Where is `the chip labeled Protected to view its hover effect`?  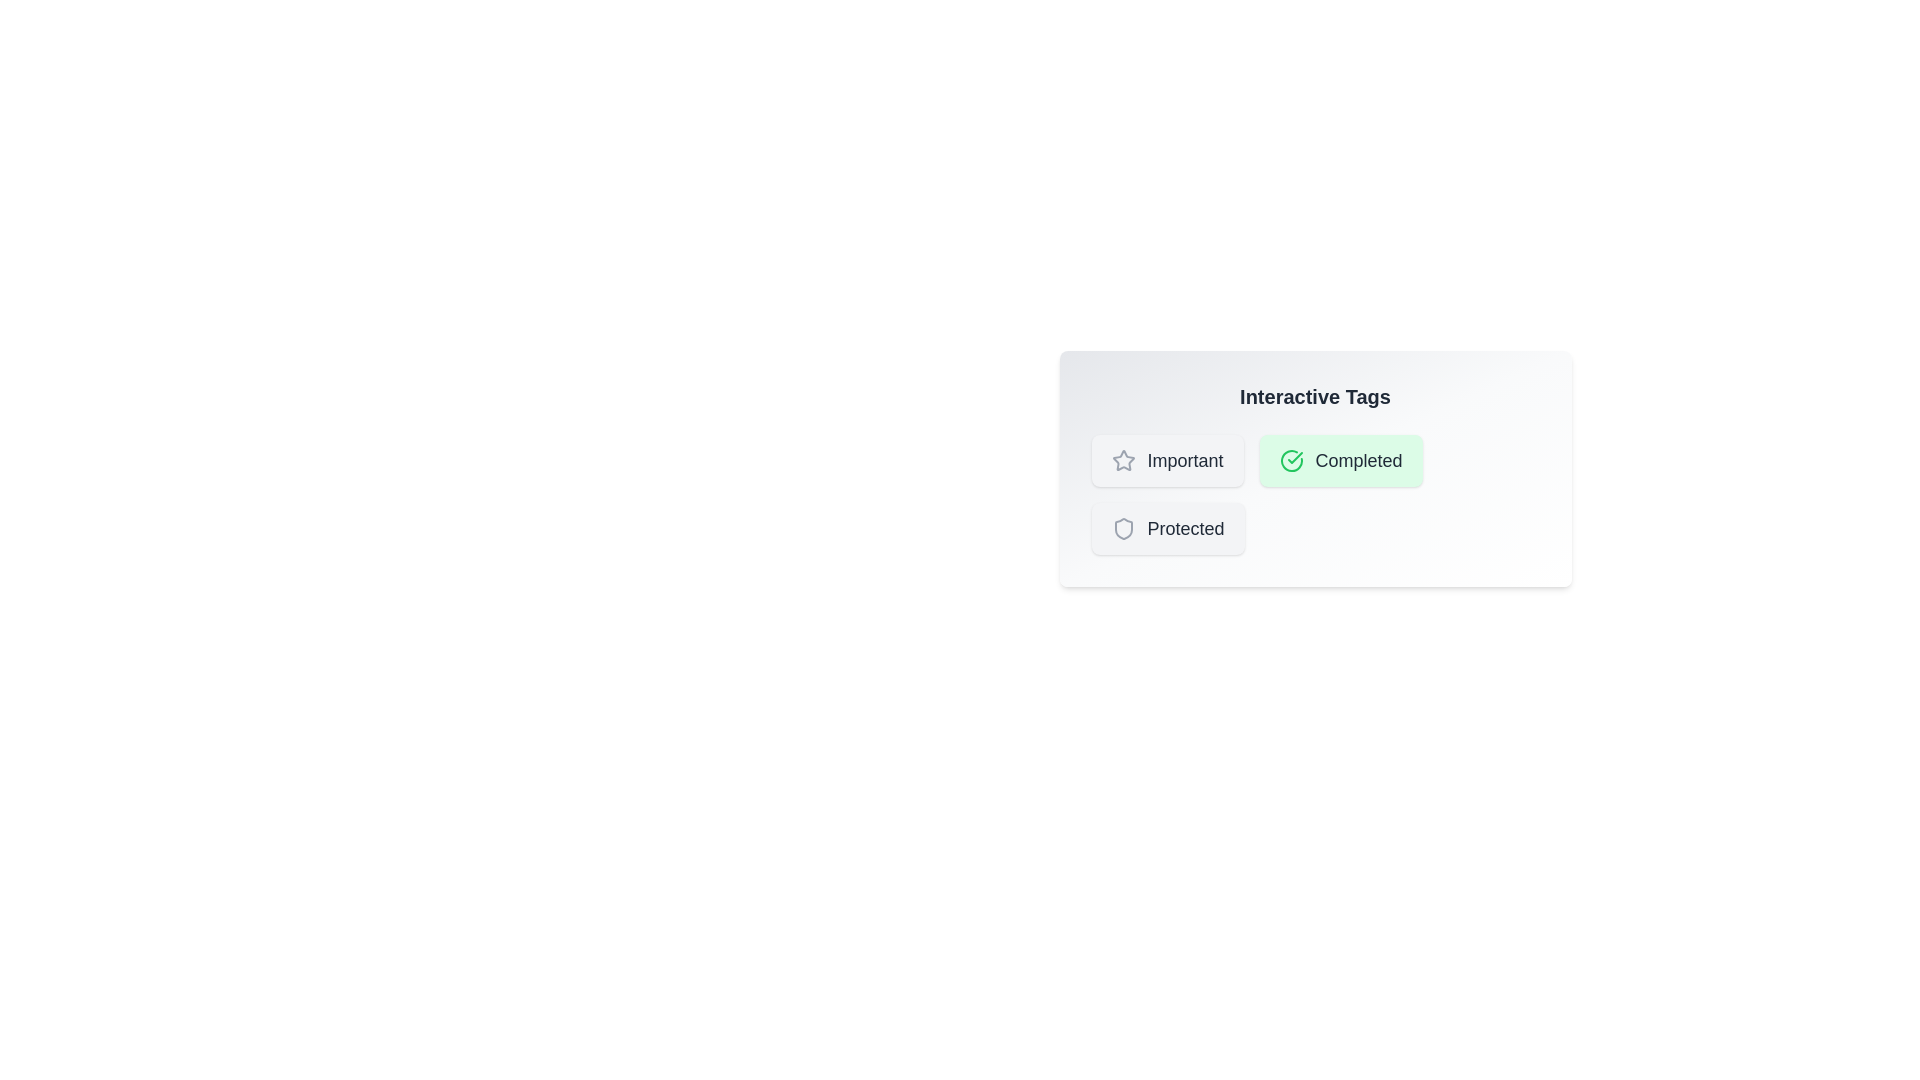 the chip labeled Protected to view its hover effect is located at coordinates (1167, 527).